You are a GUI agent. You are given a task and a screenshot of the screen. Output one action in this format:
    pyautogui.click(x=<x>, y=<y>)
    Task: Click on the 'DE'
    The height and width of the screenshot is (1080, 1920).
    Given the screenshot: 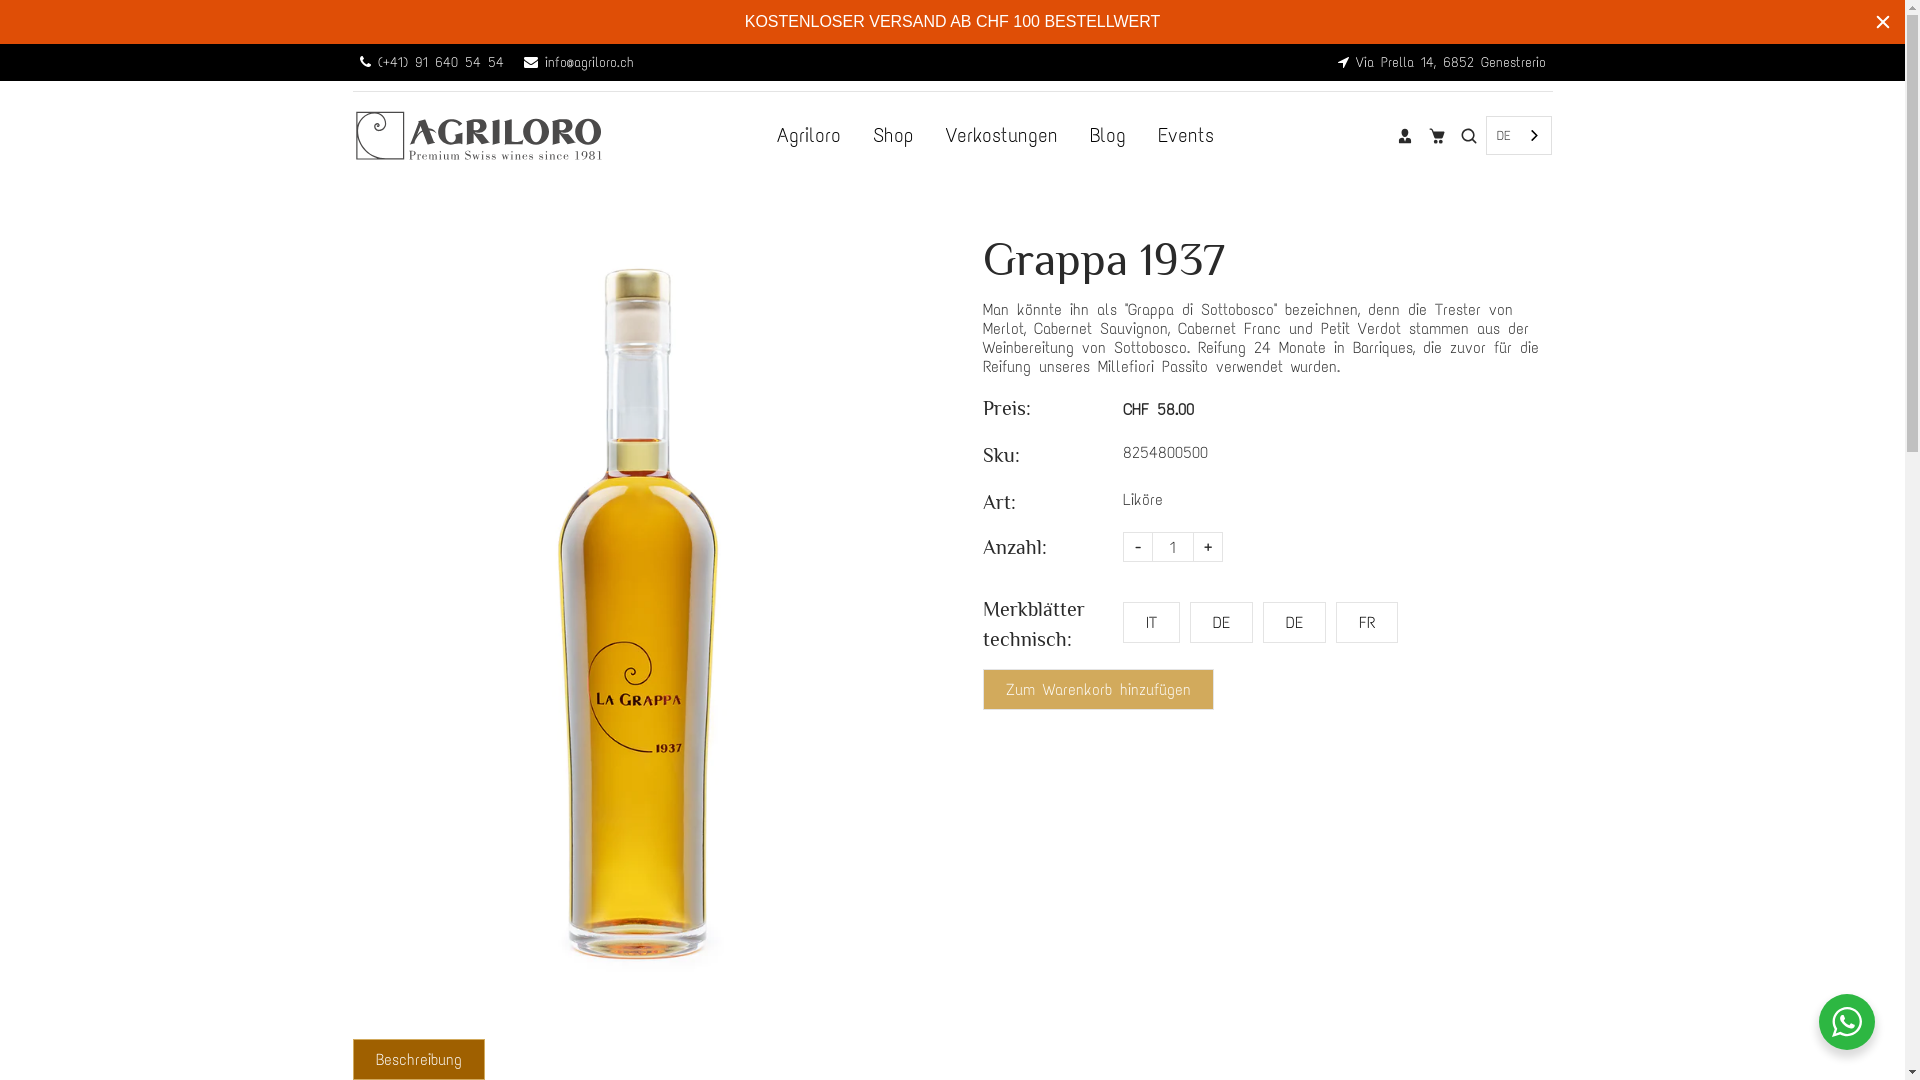 What is the action you would take?
    pyautogui.click(x=1517, y=135)
    